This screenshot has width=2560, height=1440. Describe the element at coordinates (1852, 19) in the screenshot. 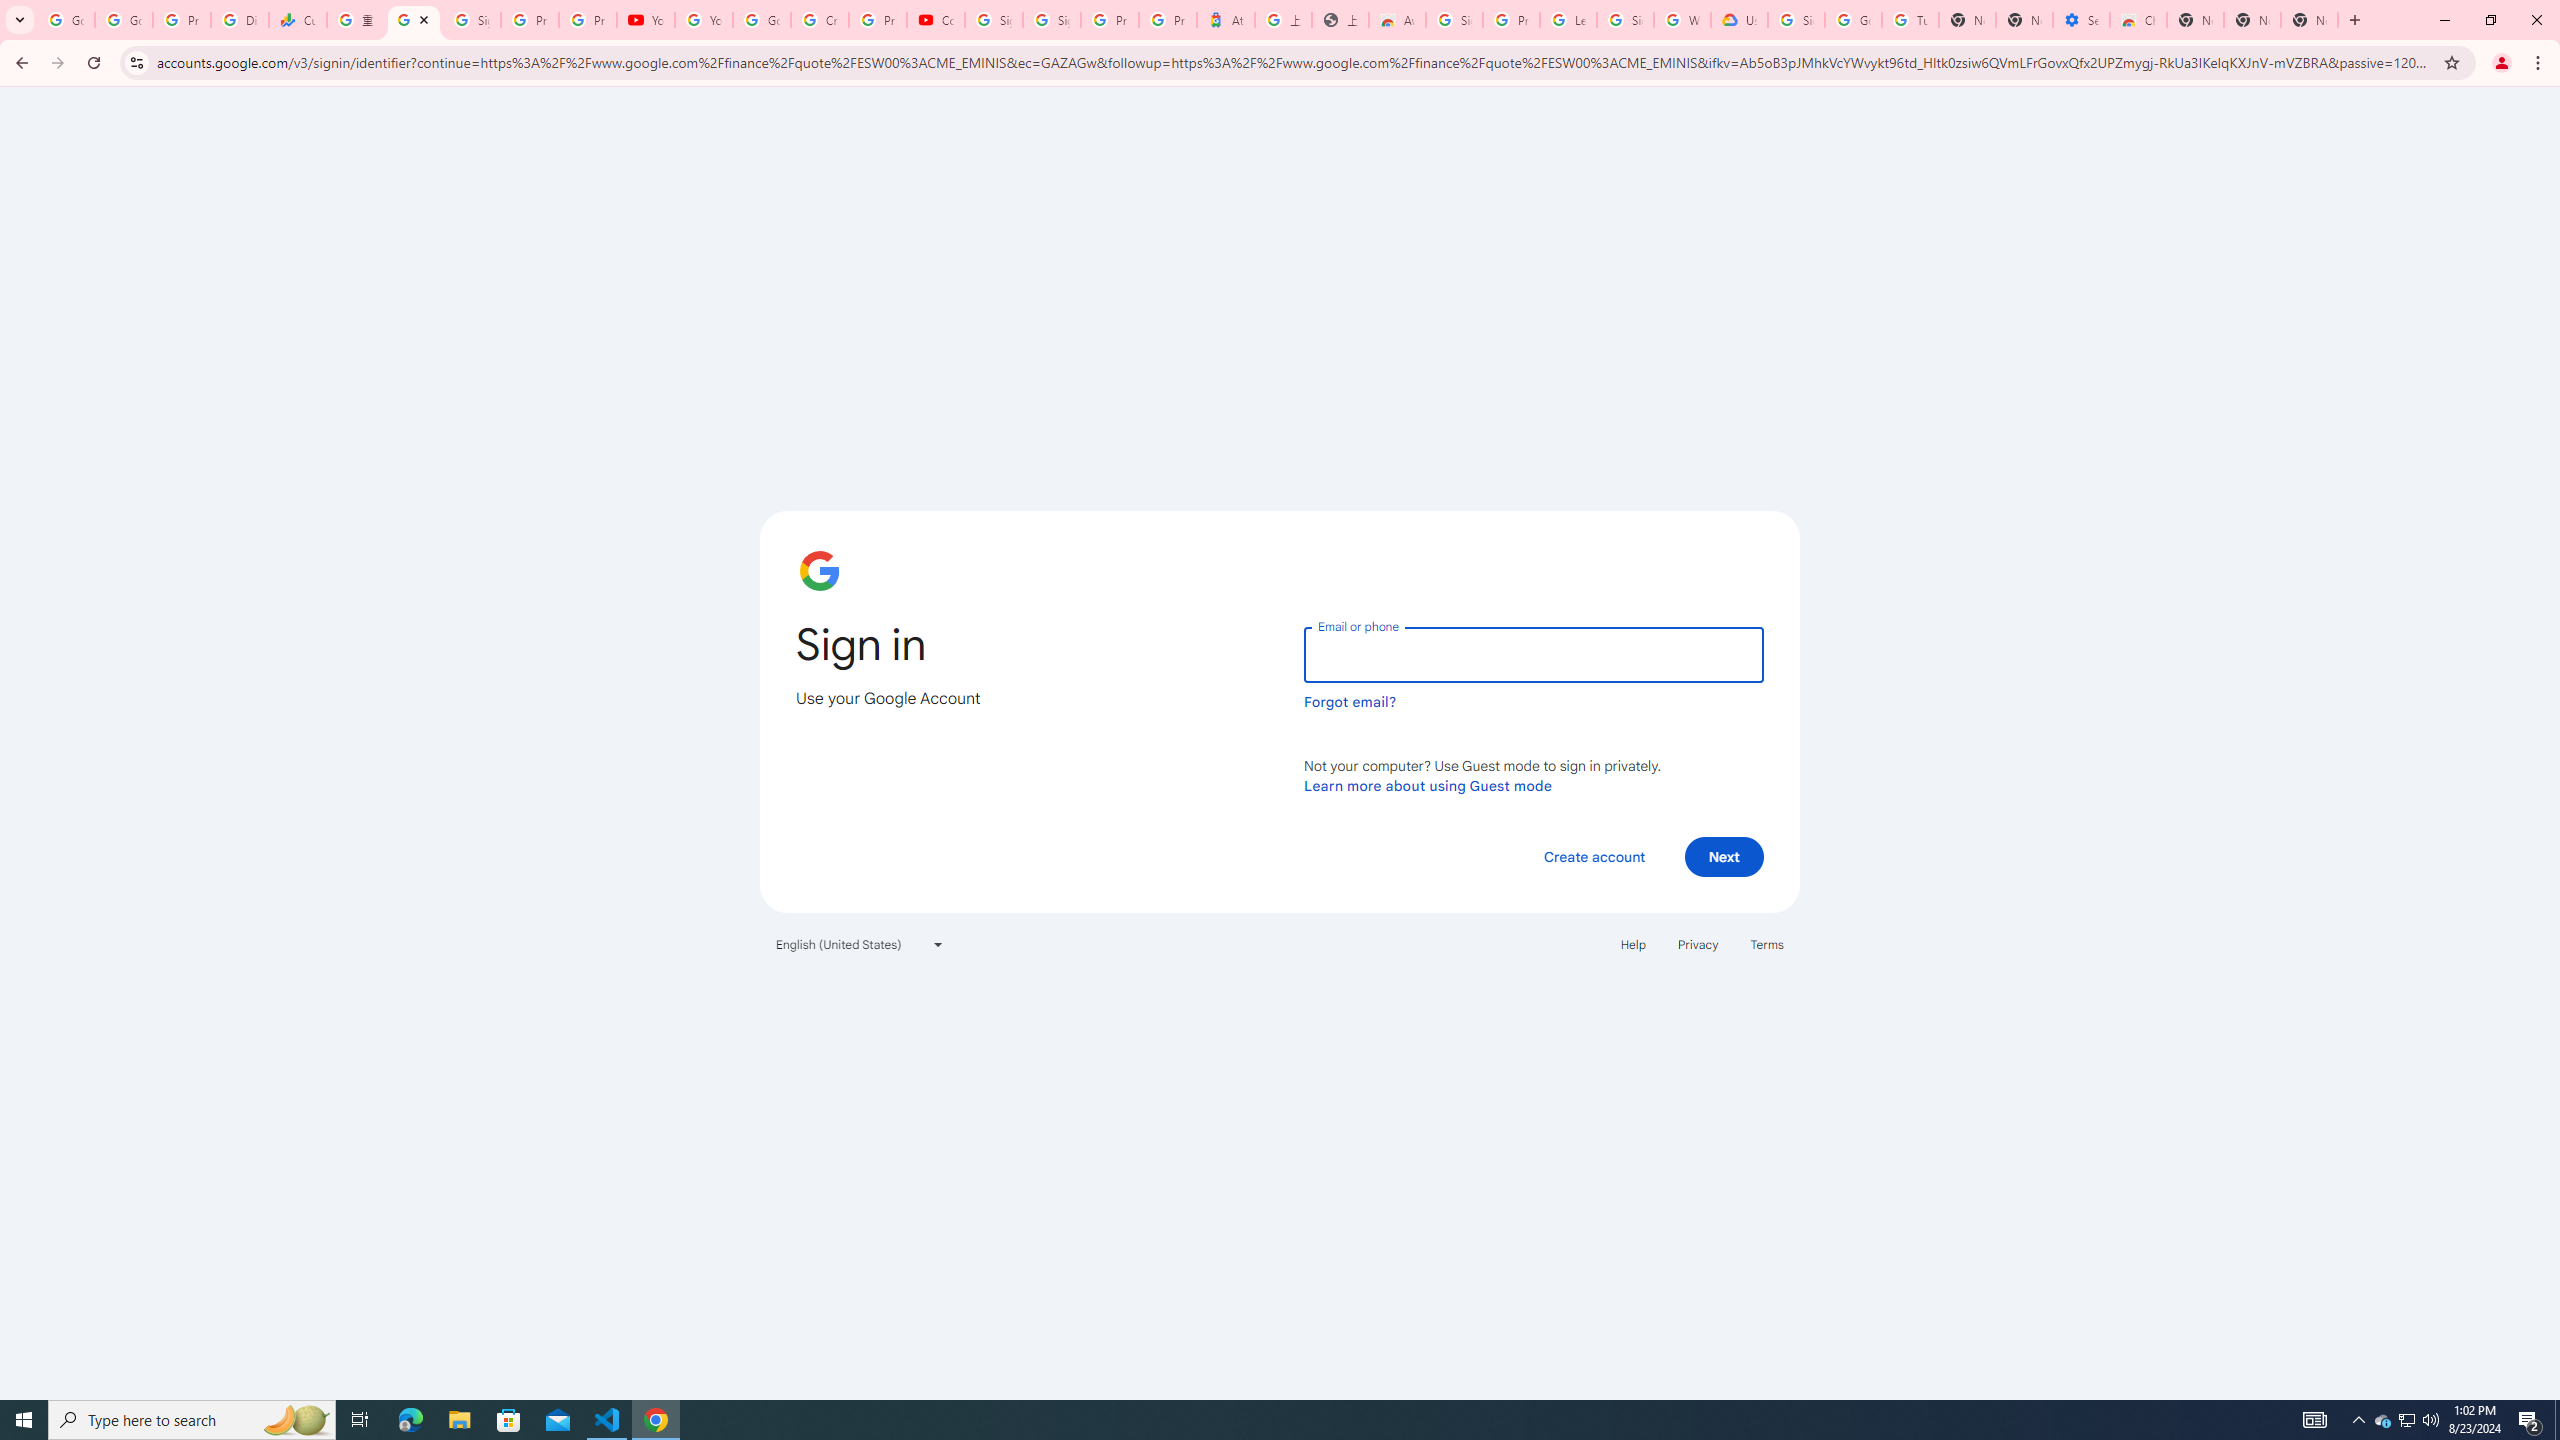

I see `'Google Account Help'` at that location.